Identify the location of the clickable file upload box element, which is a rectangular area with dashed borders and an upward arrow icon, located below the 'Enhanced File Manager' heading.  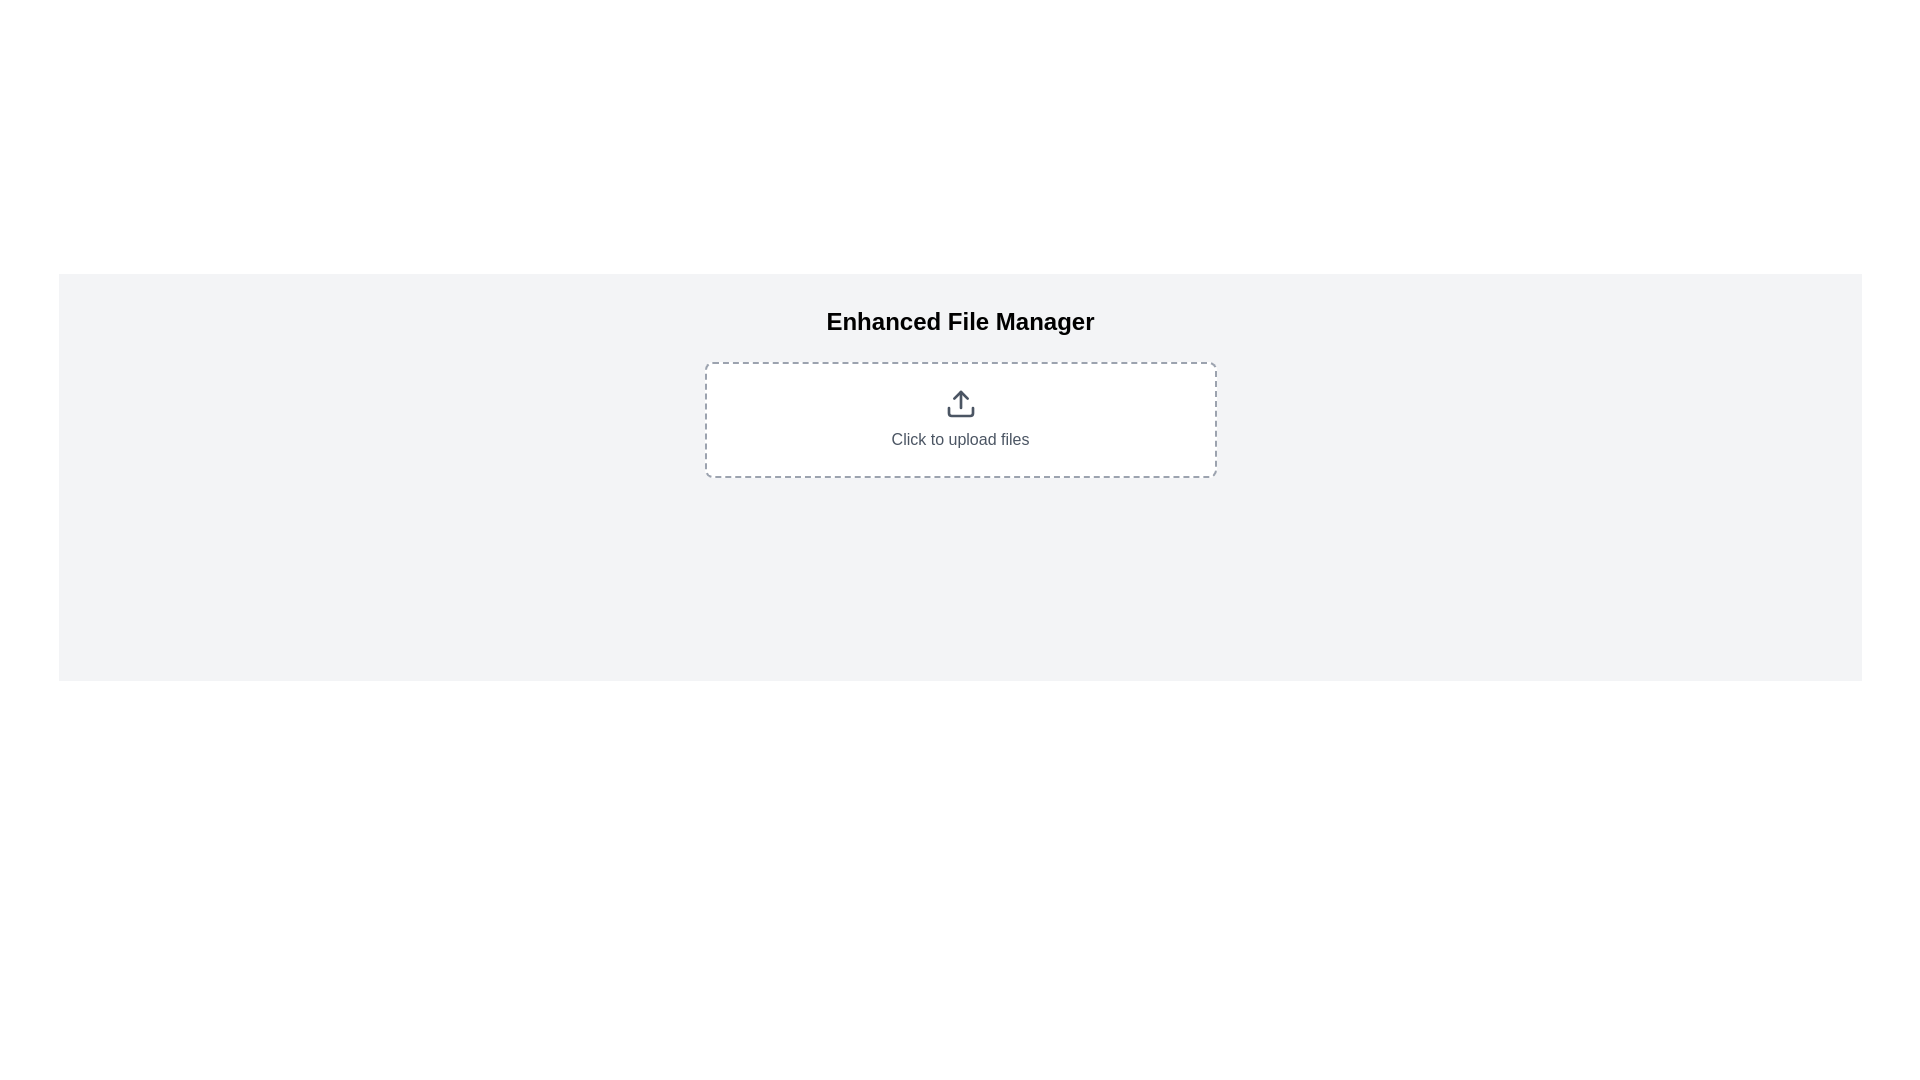
(960, 419).